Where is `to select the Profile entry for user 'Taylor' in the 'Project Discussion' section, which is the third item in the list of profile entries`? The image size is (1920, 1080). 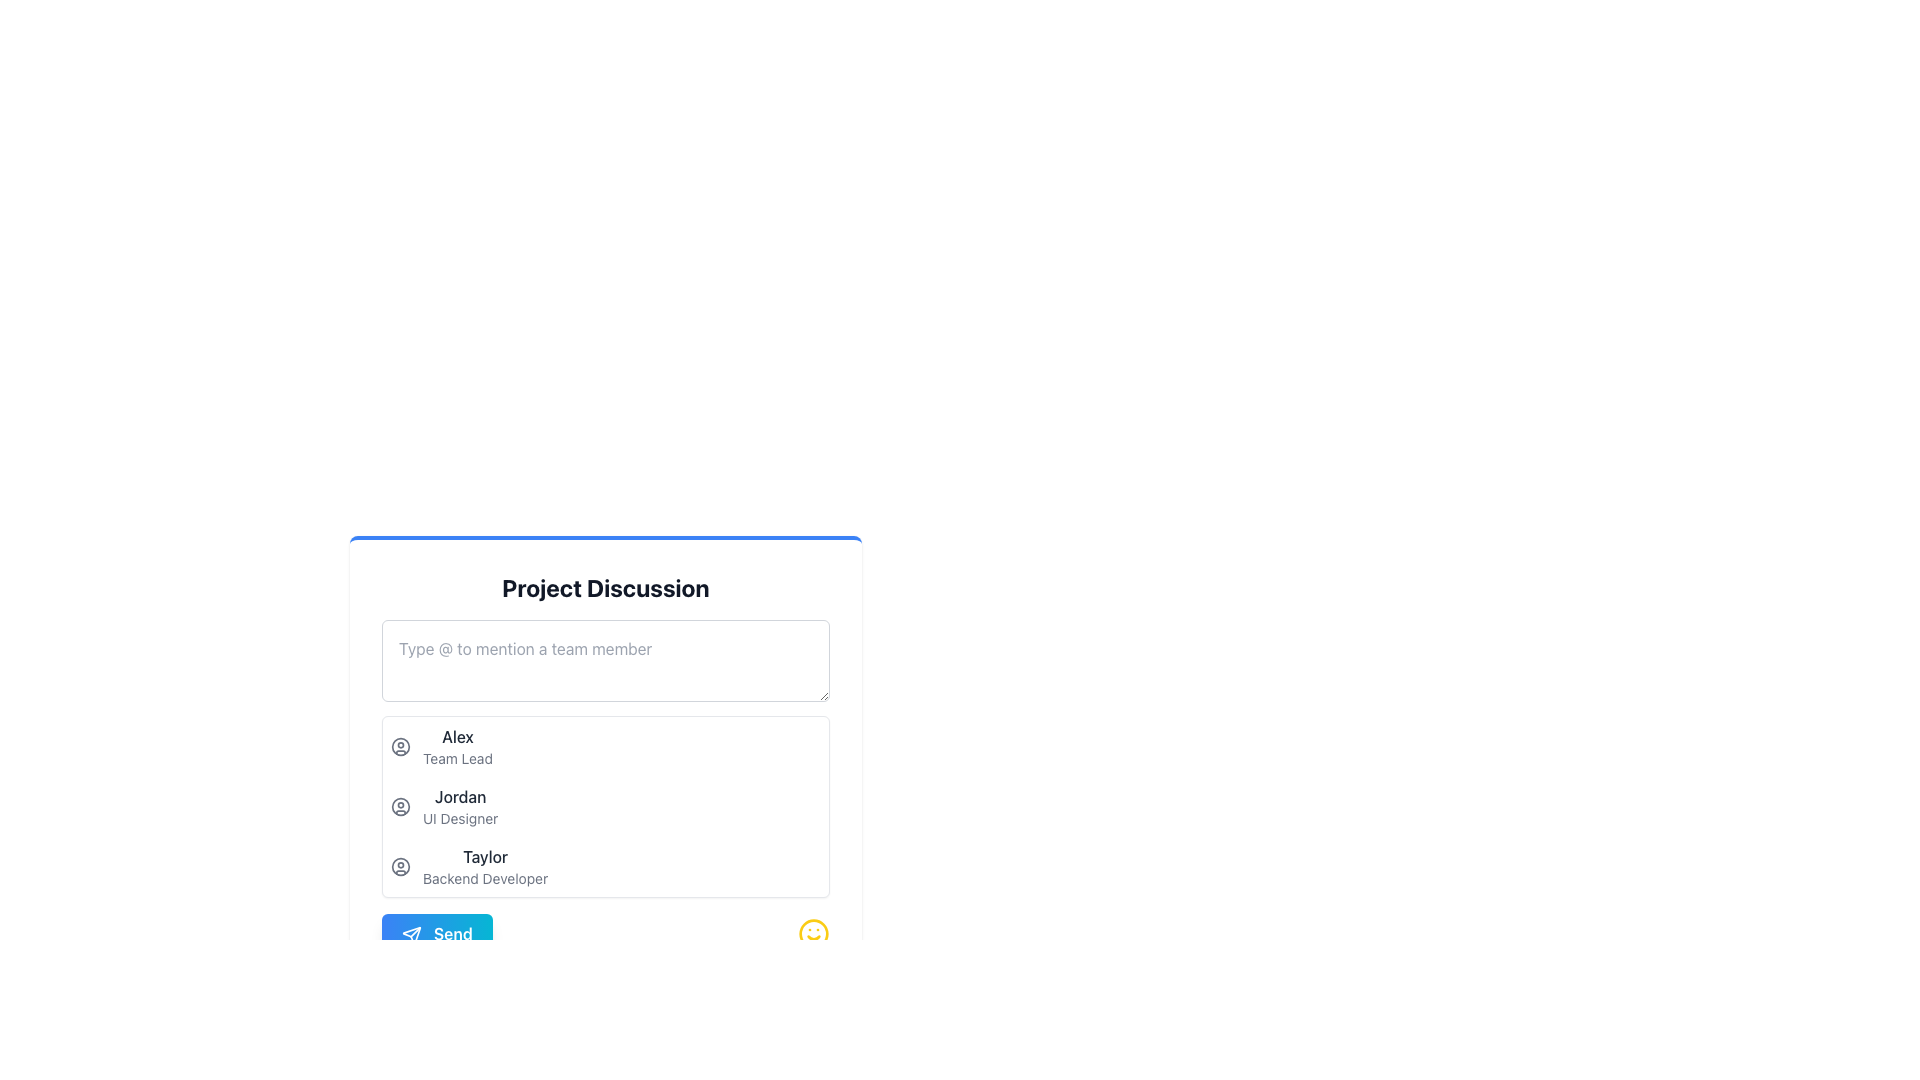 to select the Profile entry for user 'Taylor' in the 'Project Discussion' section, which is the third item in the list of profile entries is located at coordinates (604, 866).